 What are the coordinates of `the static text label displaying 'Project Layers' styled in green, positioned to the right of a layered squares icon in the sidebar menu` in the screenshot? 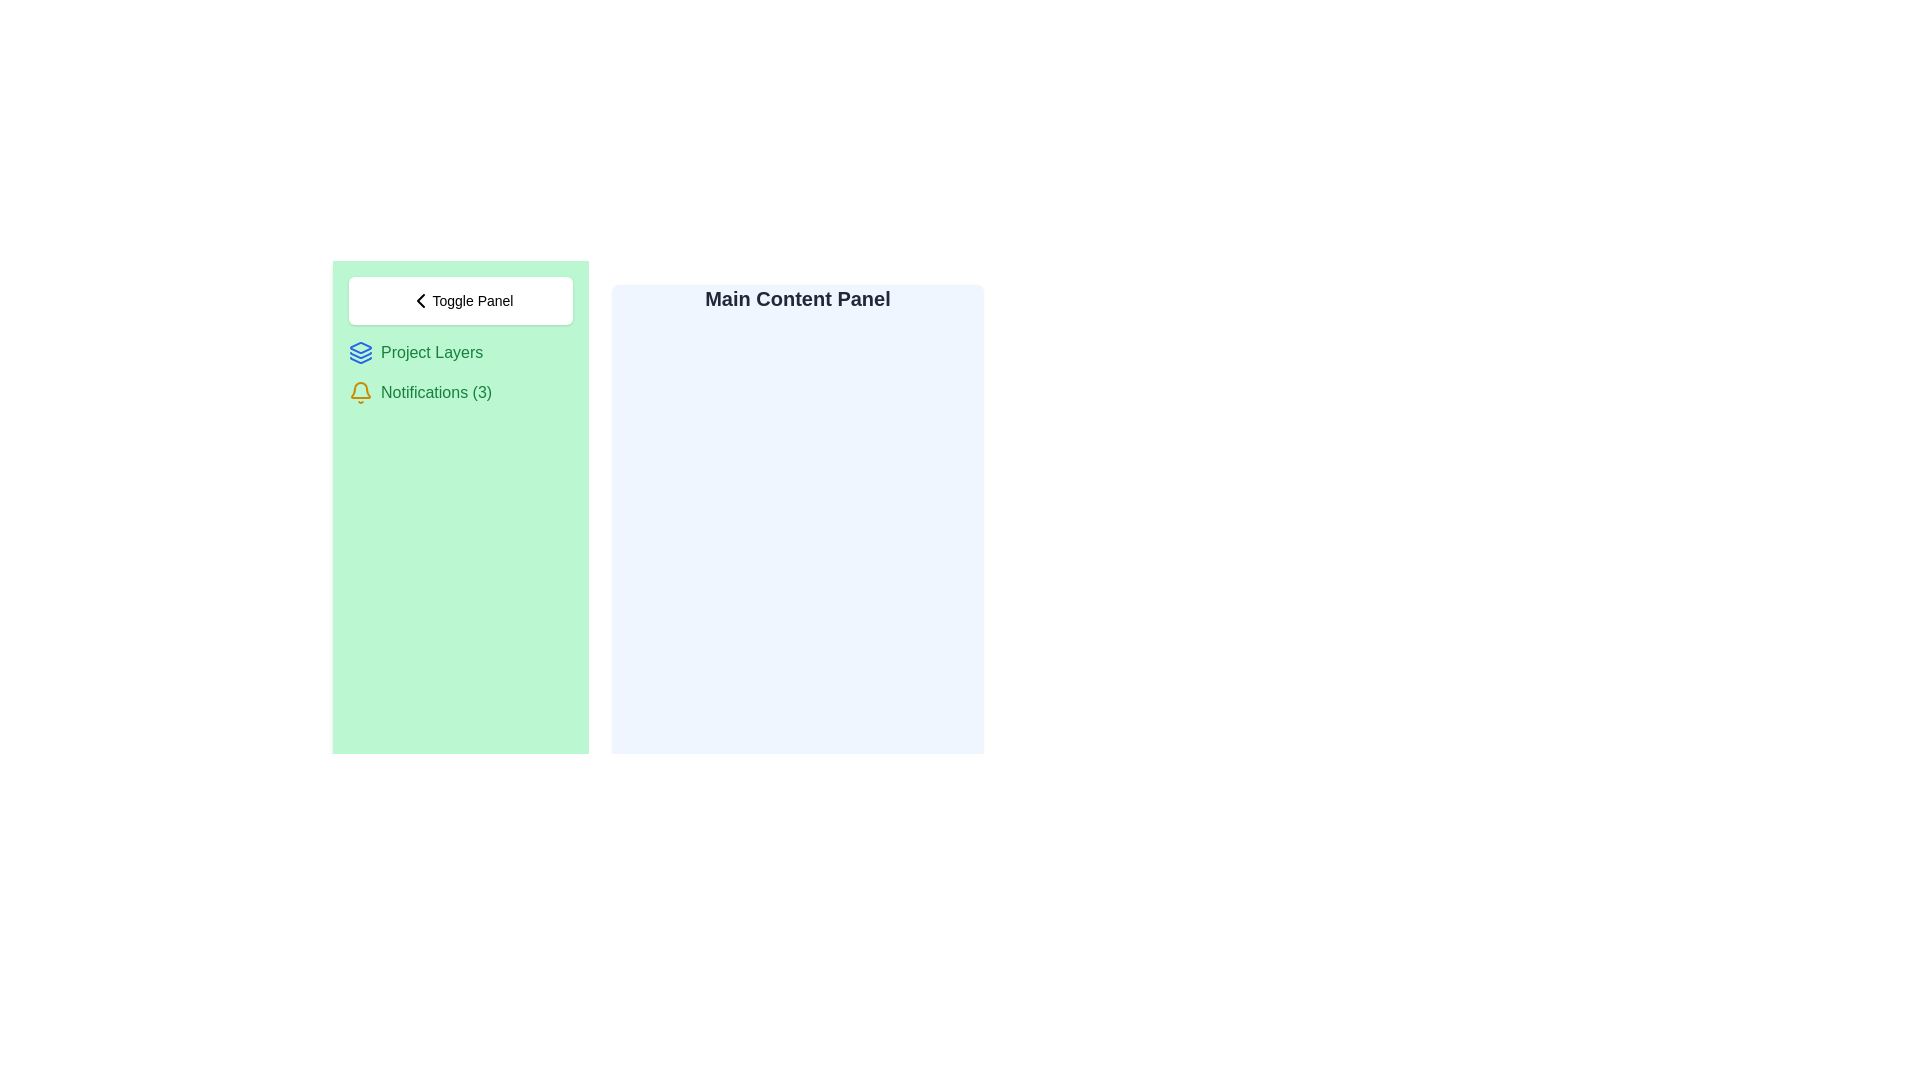 It's located at (431, 352).